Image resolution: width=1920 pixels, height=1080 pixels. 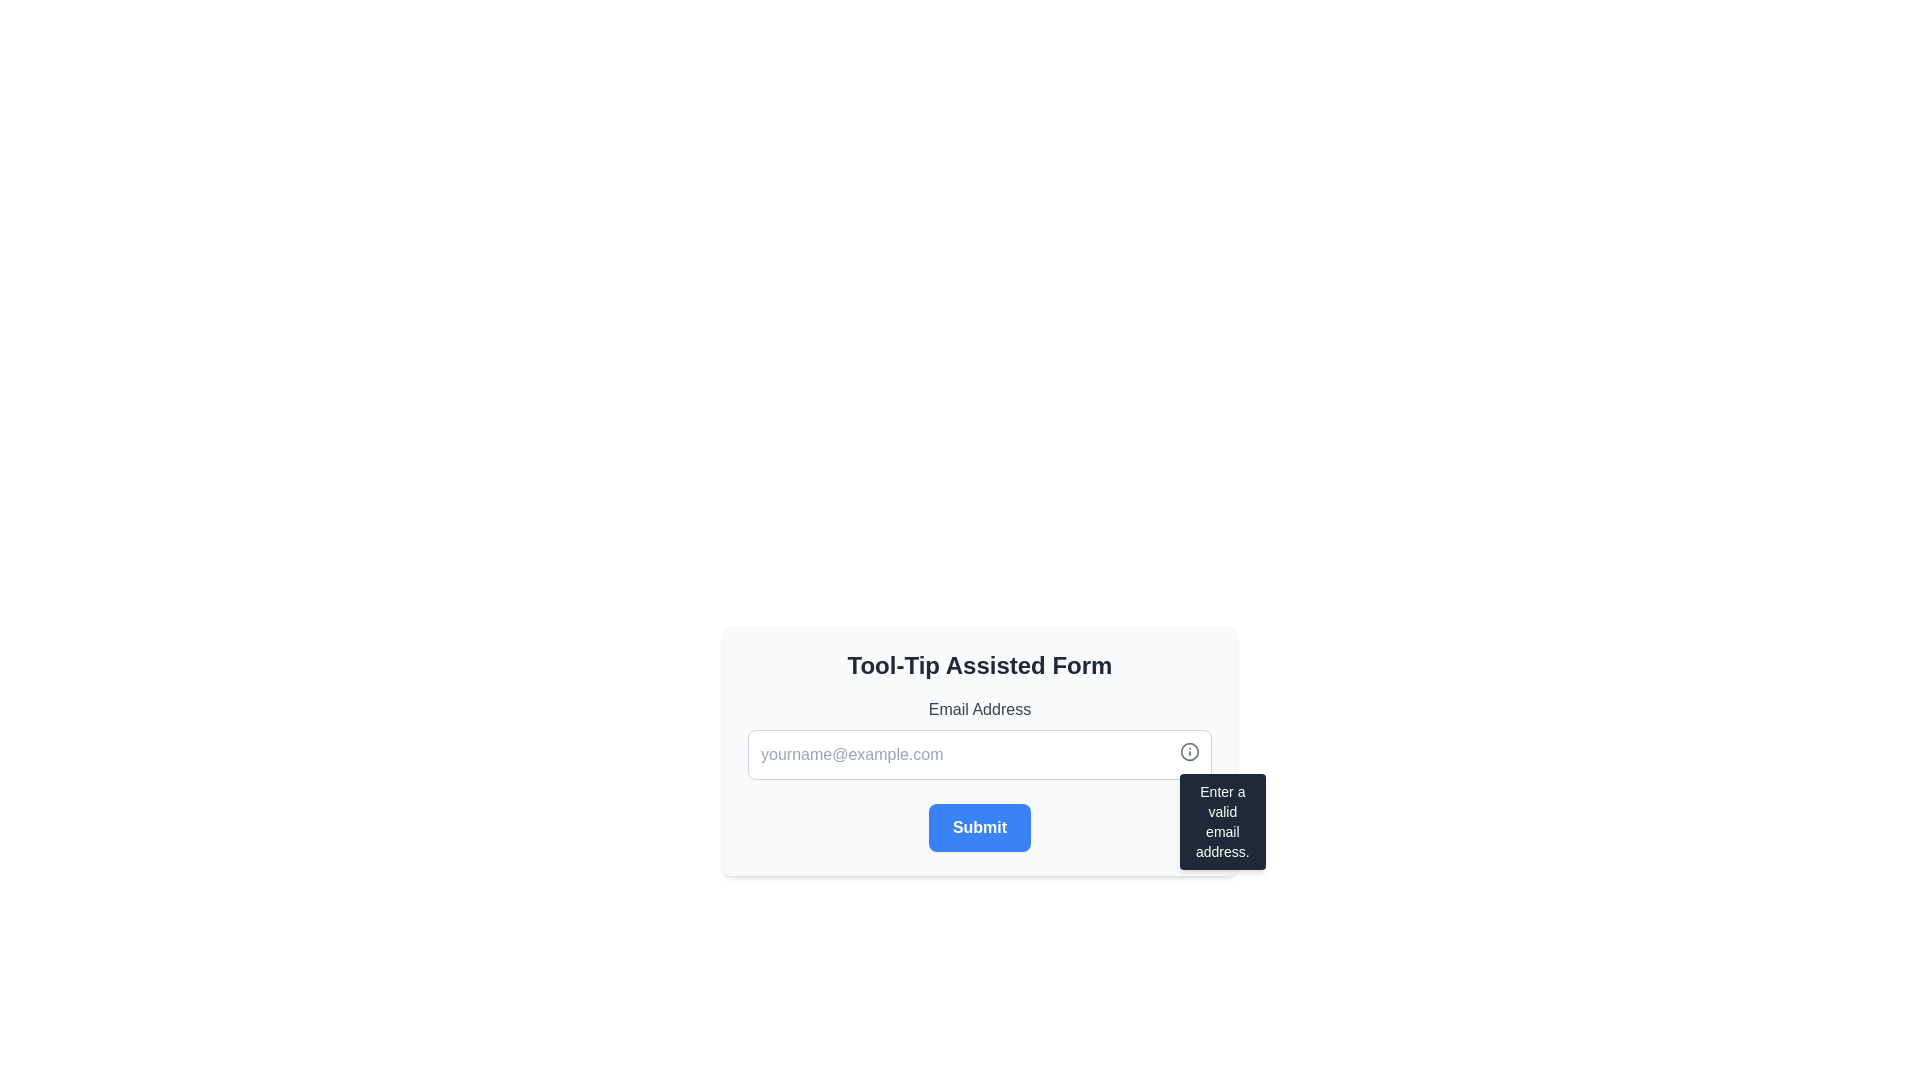 I want to click on the tooltip that provides additional information related to the 'Email Address' input field in the 'Tool-Tip Assisted Form.', so click(x=1221, y=821).